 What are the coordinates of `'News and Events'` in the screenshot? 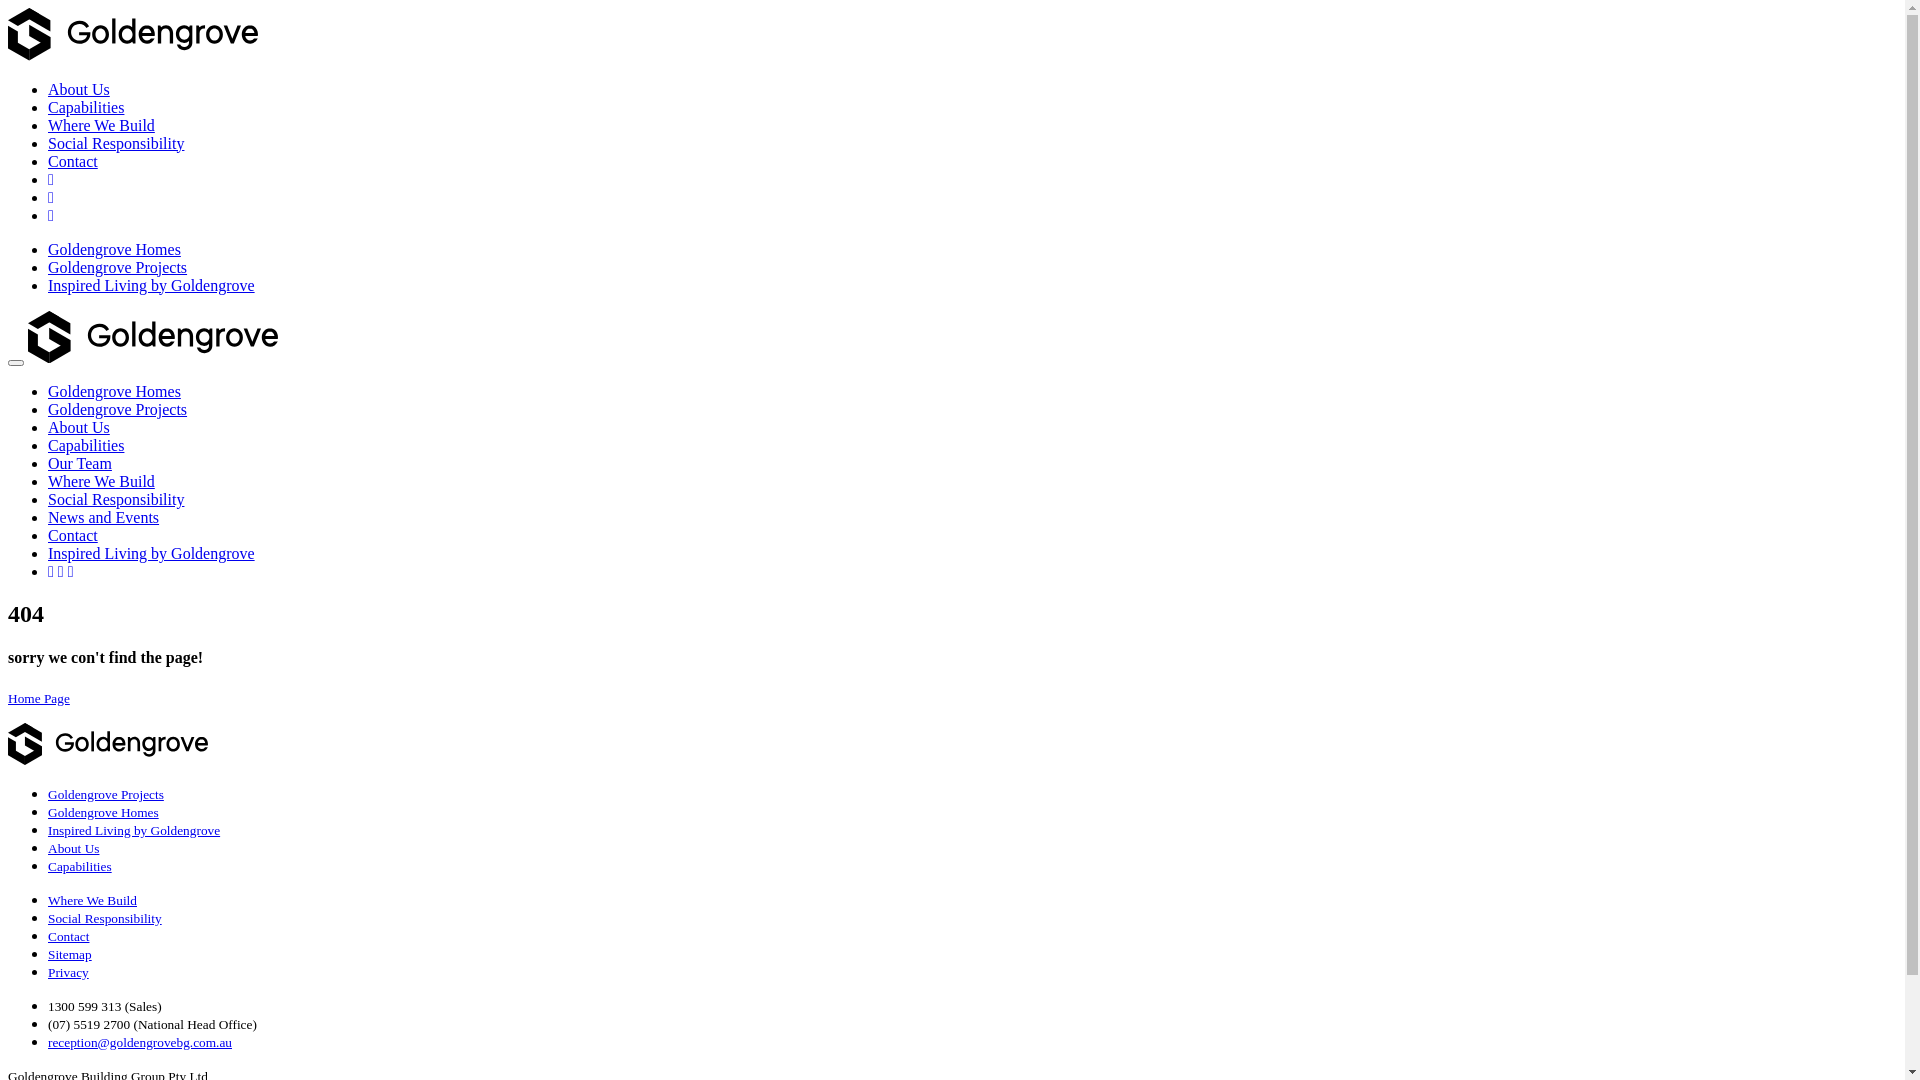 It's located at (102, 516).